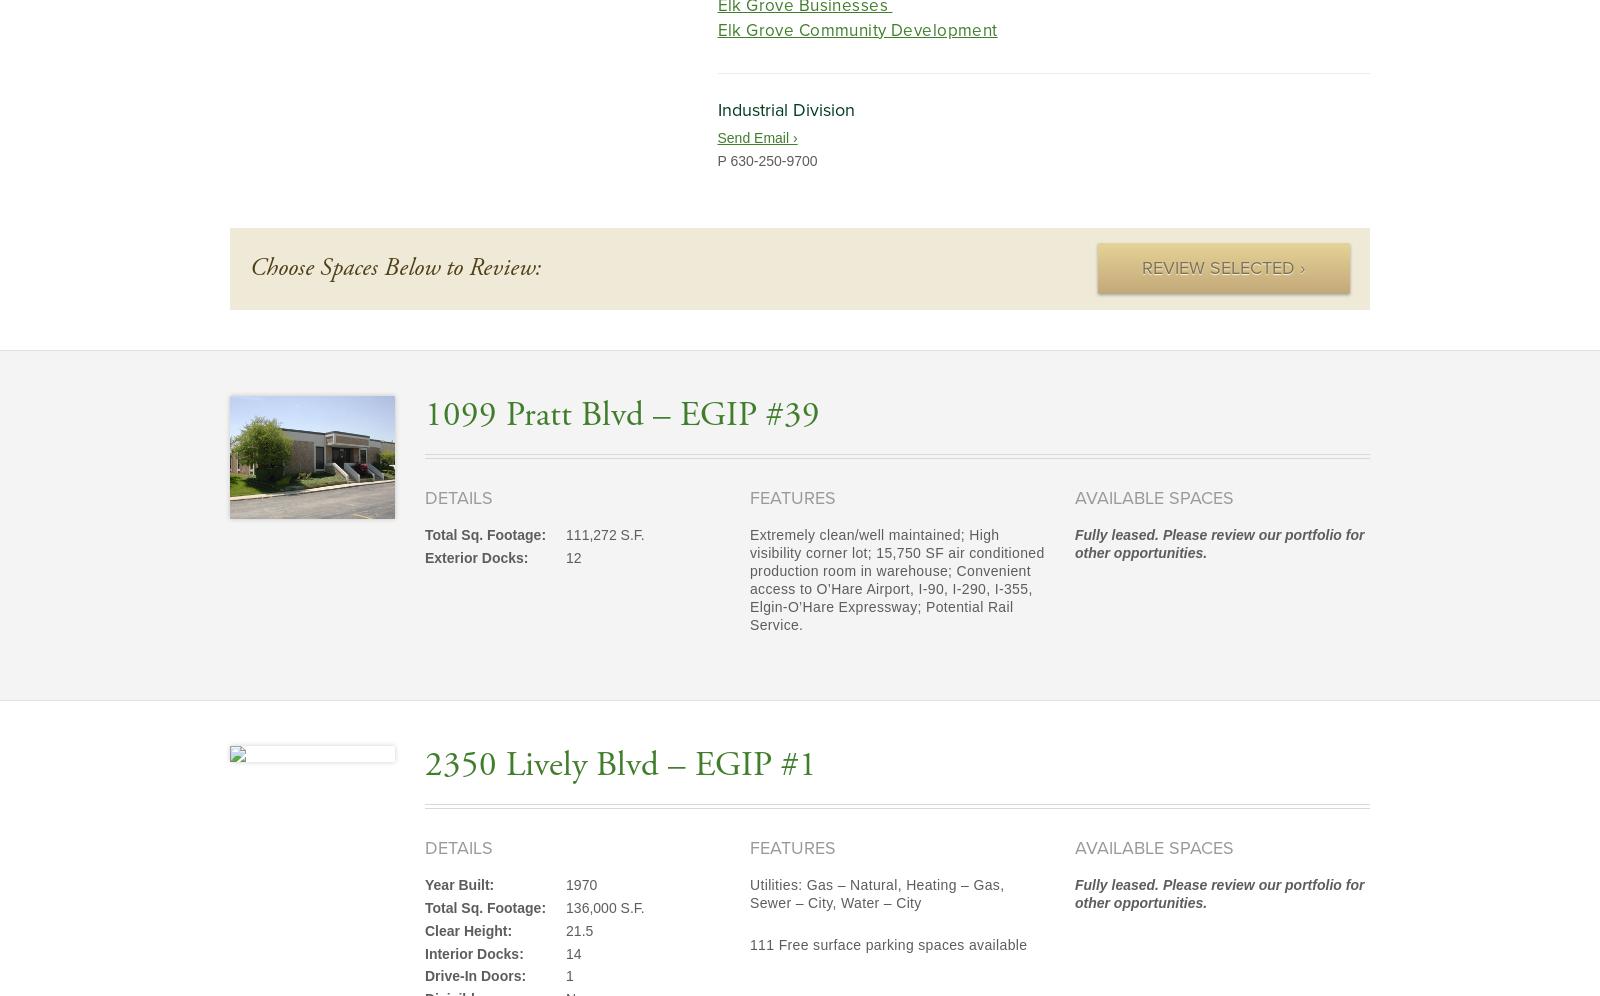  I want to click on '1', so click(565, 974).